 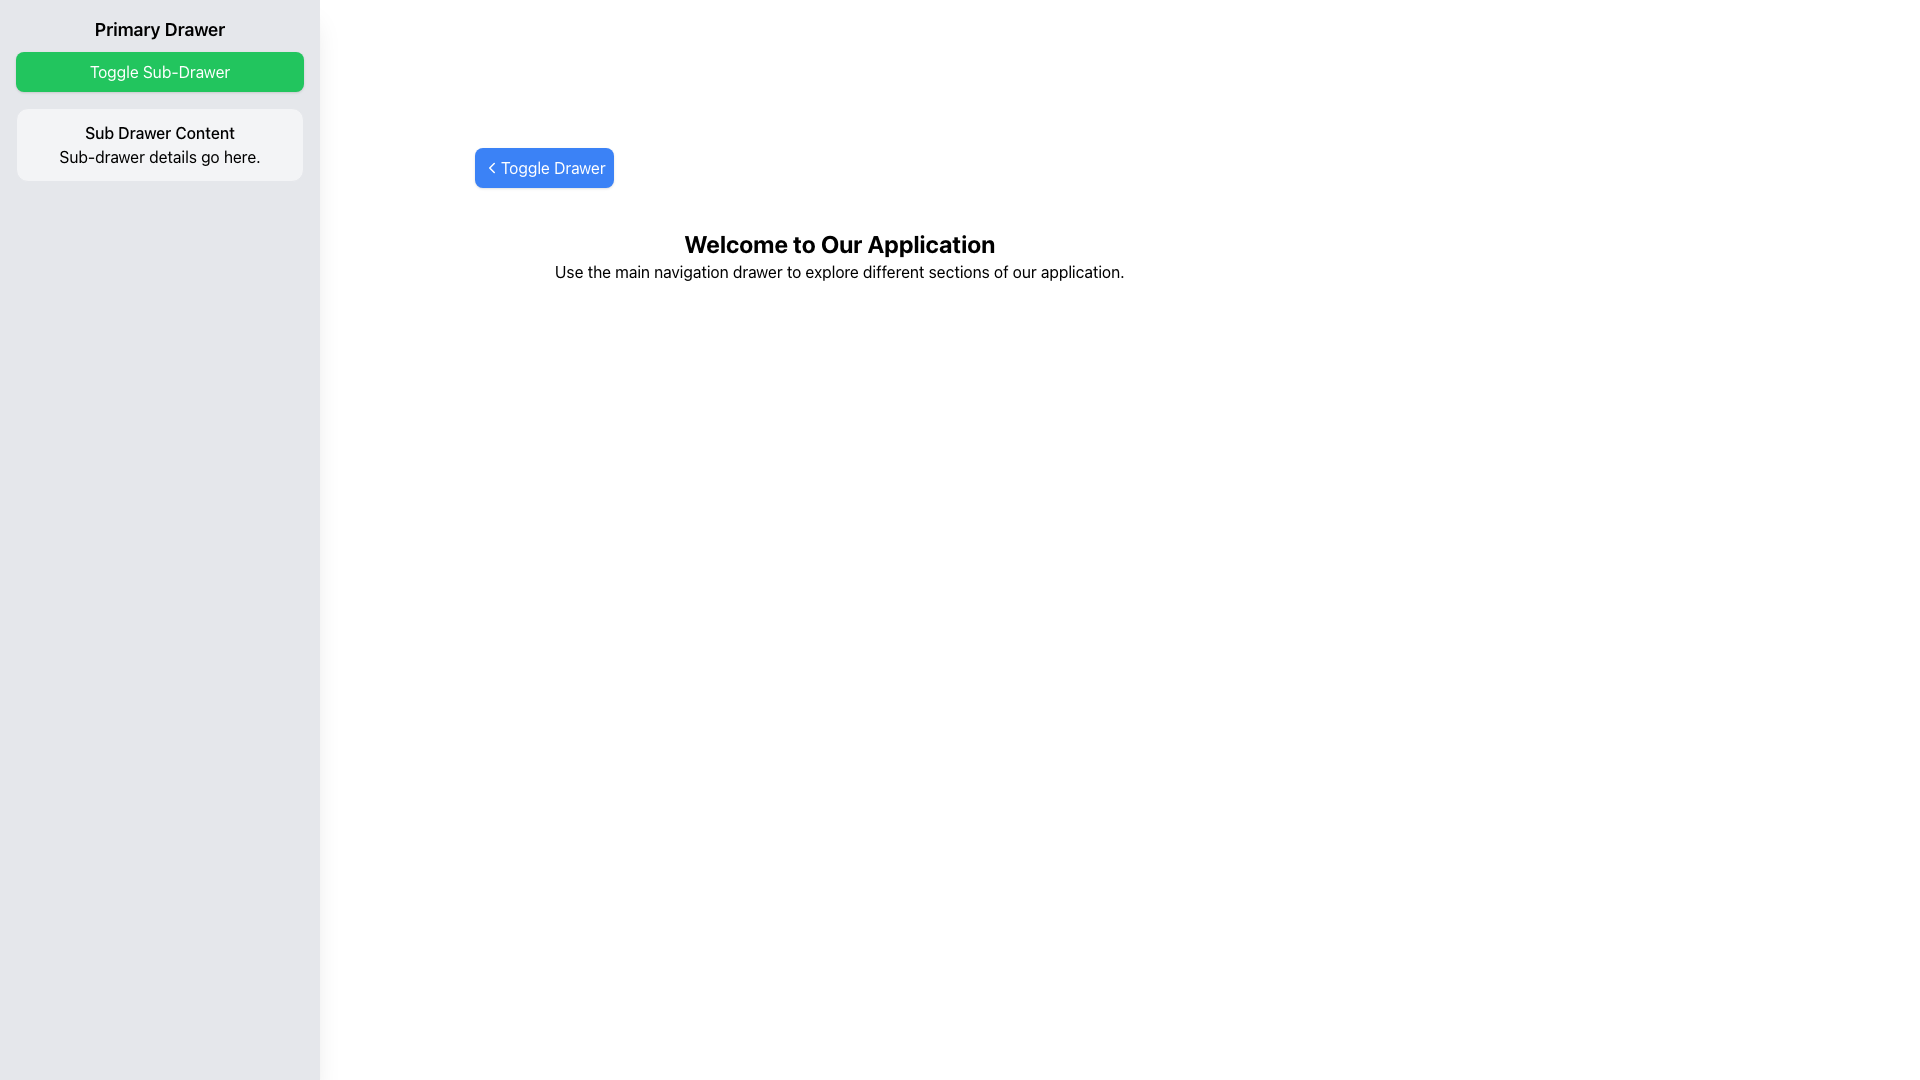 I want to click on the left-pointing chevron icon located to the left of the 'Toggle Drawer' button's text, so click(x=491, y=167).